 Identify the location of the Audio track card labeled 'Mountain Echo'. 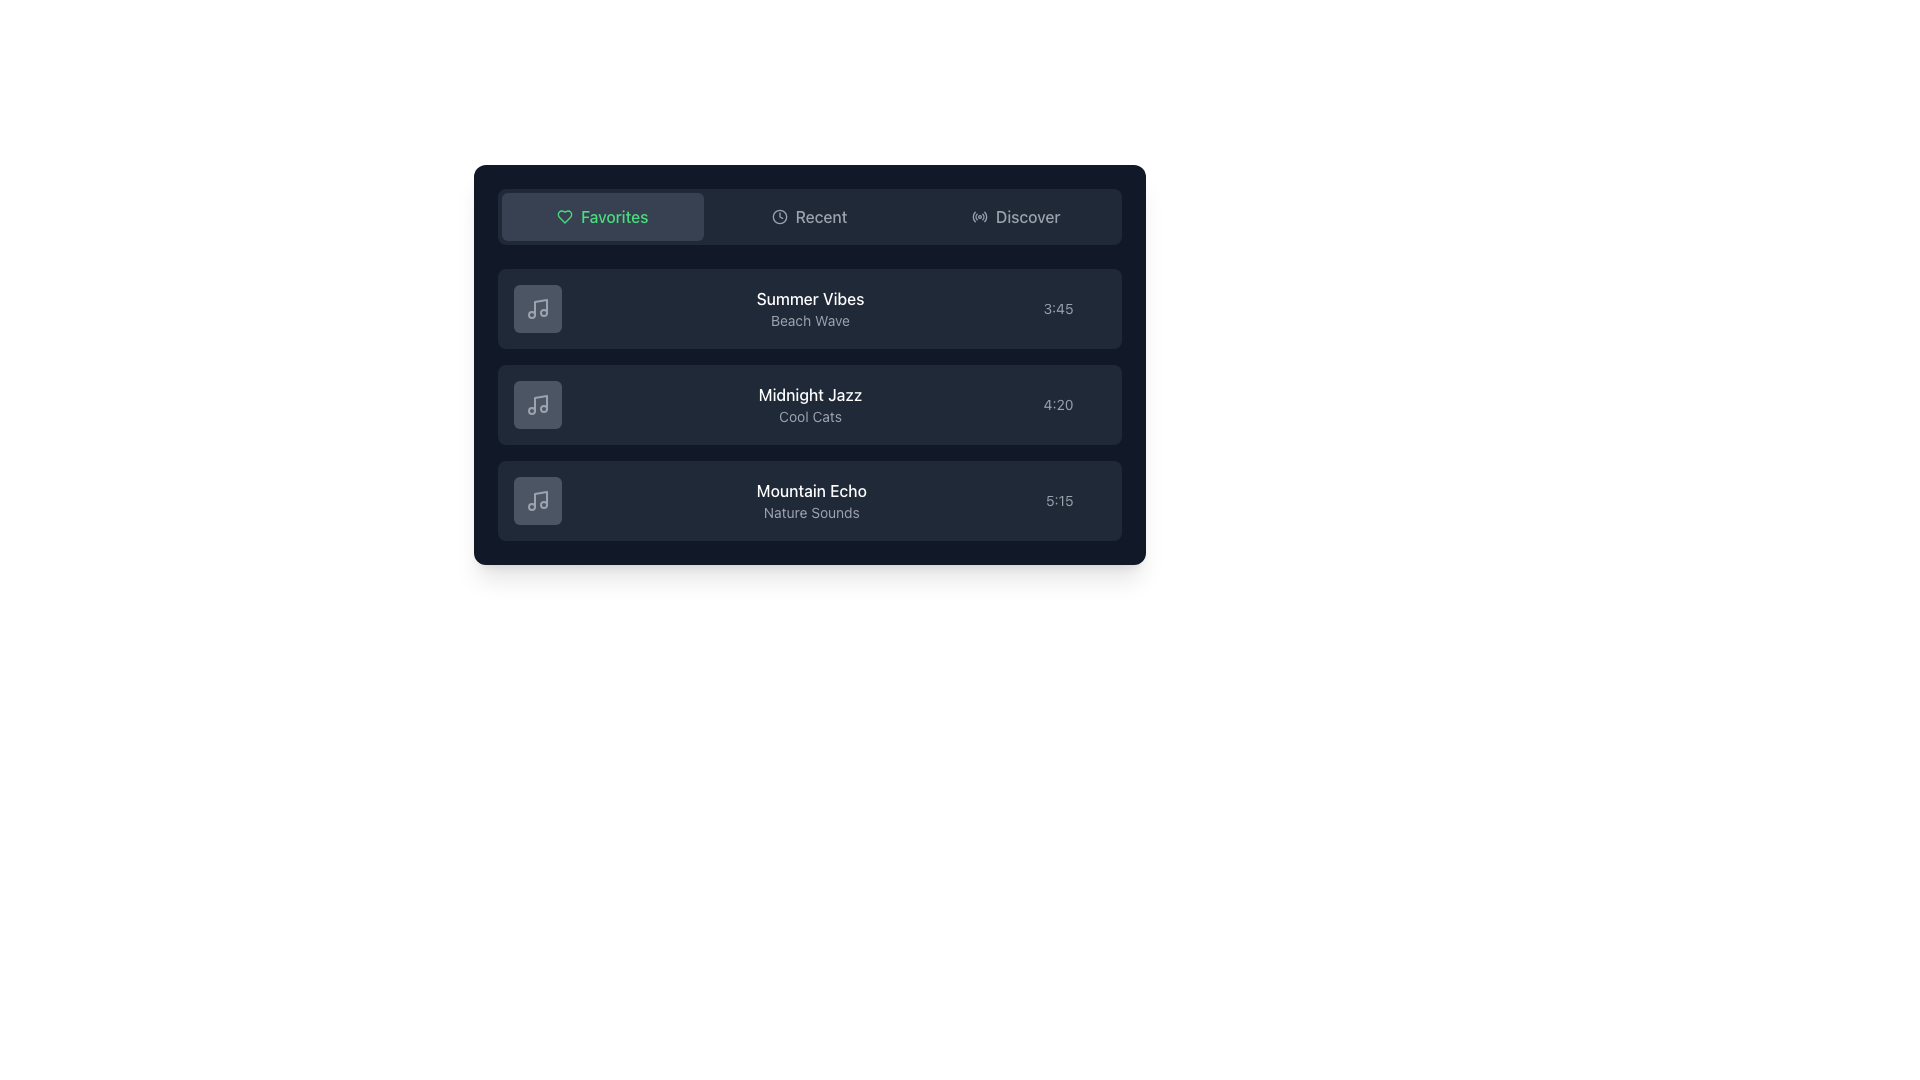
(809, 500).